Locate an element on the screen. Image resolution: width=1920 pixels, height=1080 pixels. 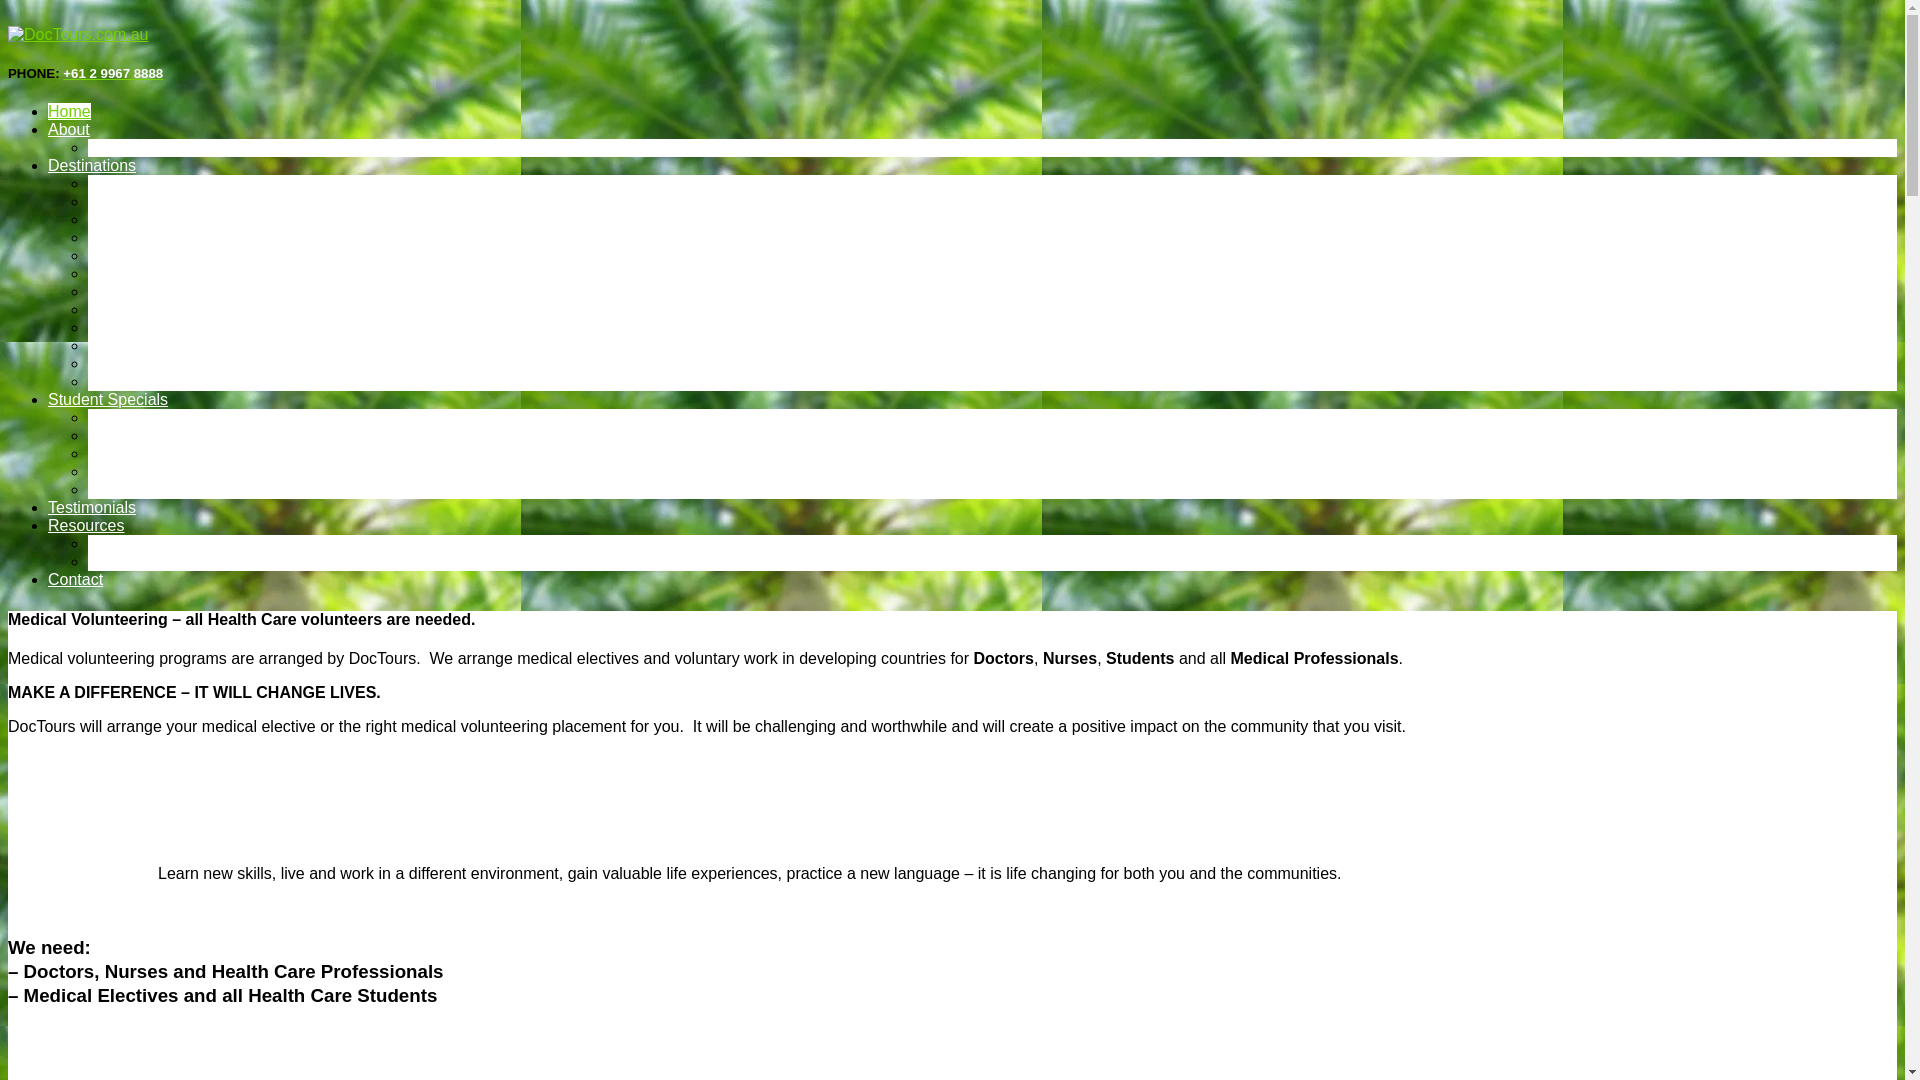
'Nepal' is located at coordinates (108, 254).